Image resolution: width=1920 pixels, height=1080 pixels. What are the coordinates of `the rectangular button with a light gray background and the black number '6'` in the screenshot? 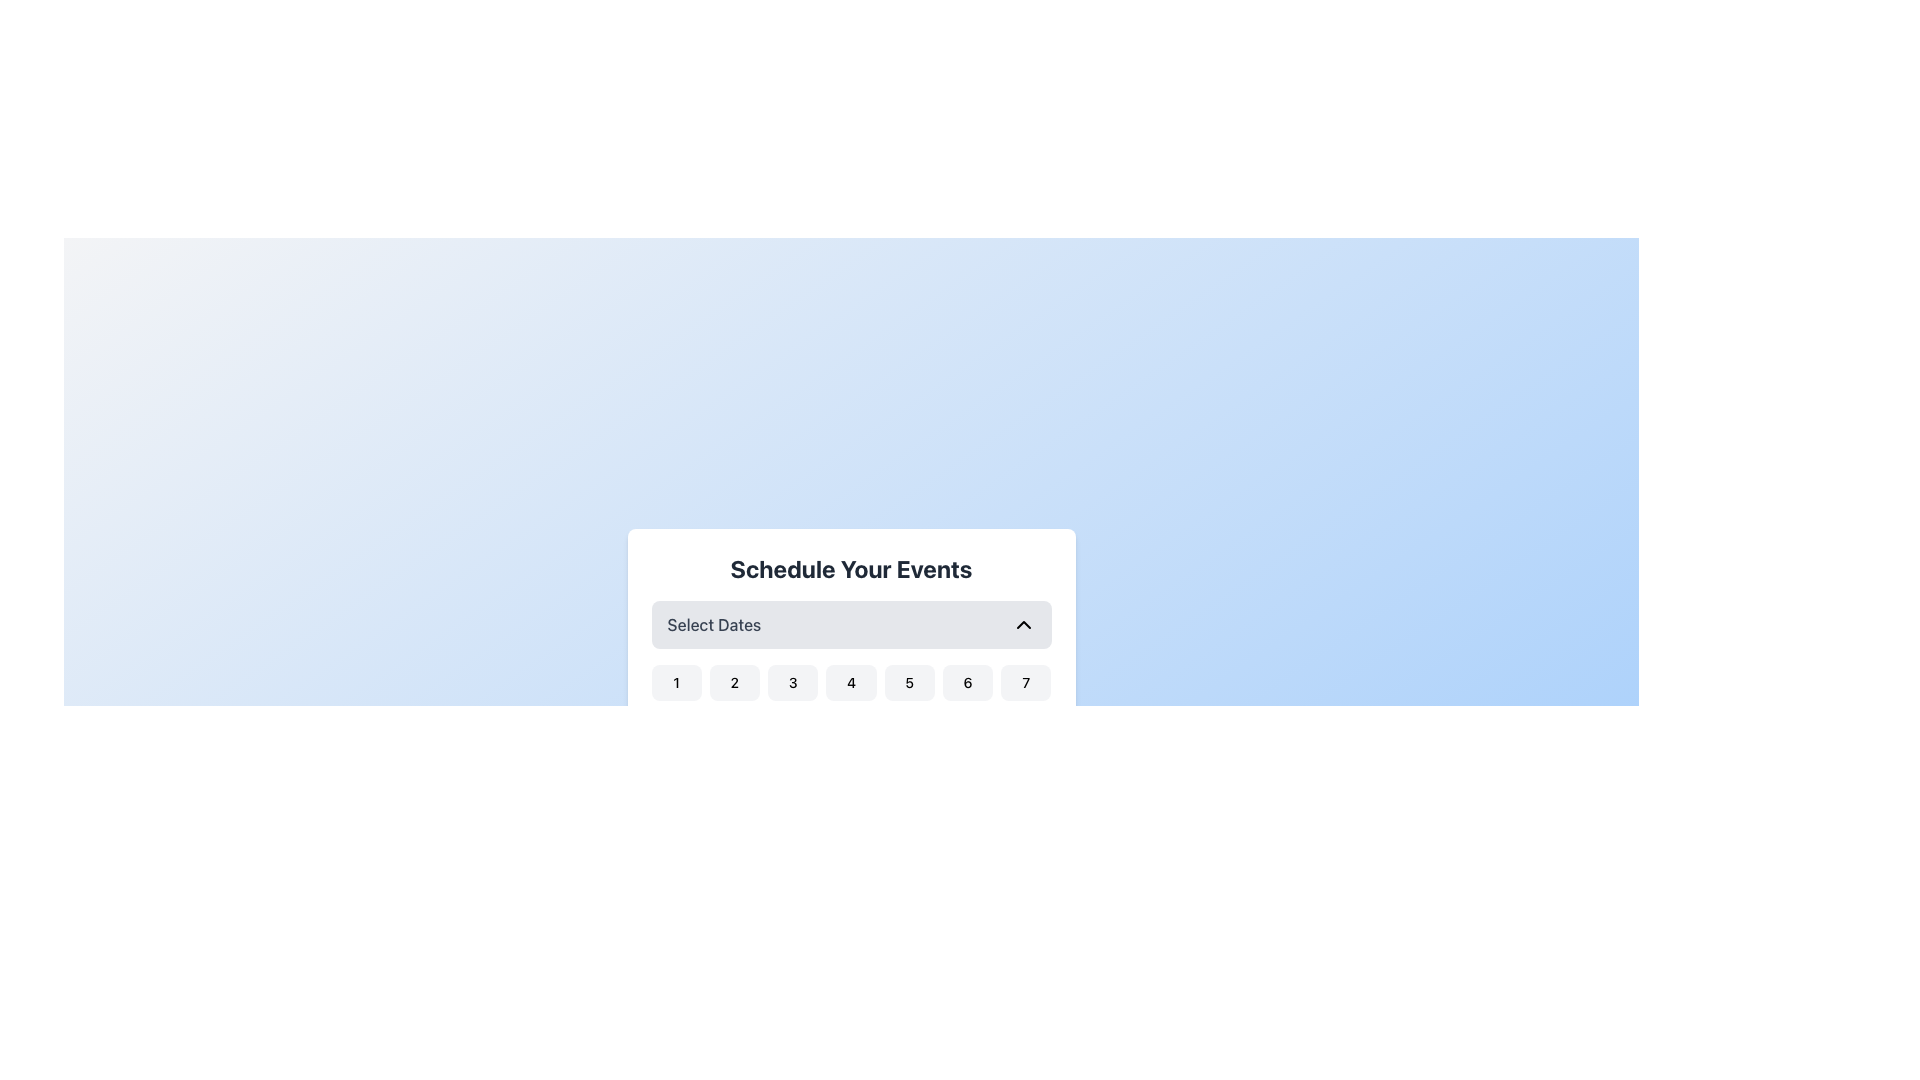 It's located at (968, 682).